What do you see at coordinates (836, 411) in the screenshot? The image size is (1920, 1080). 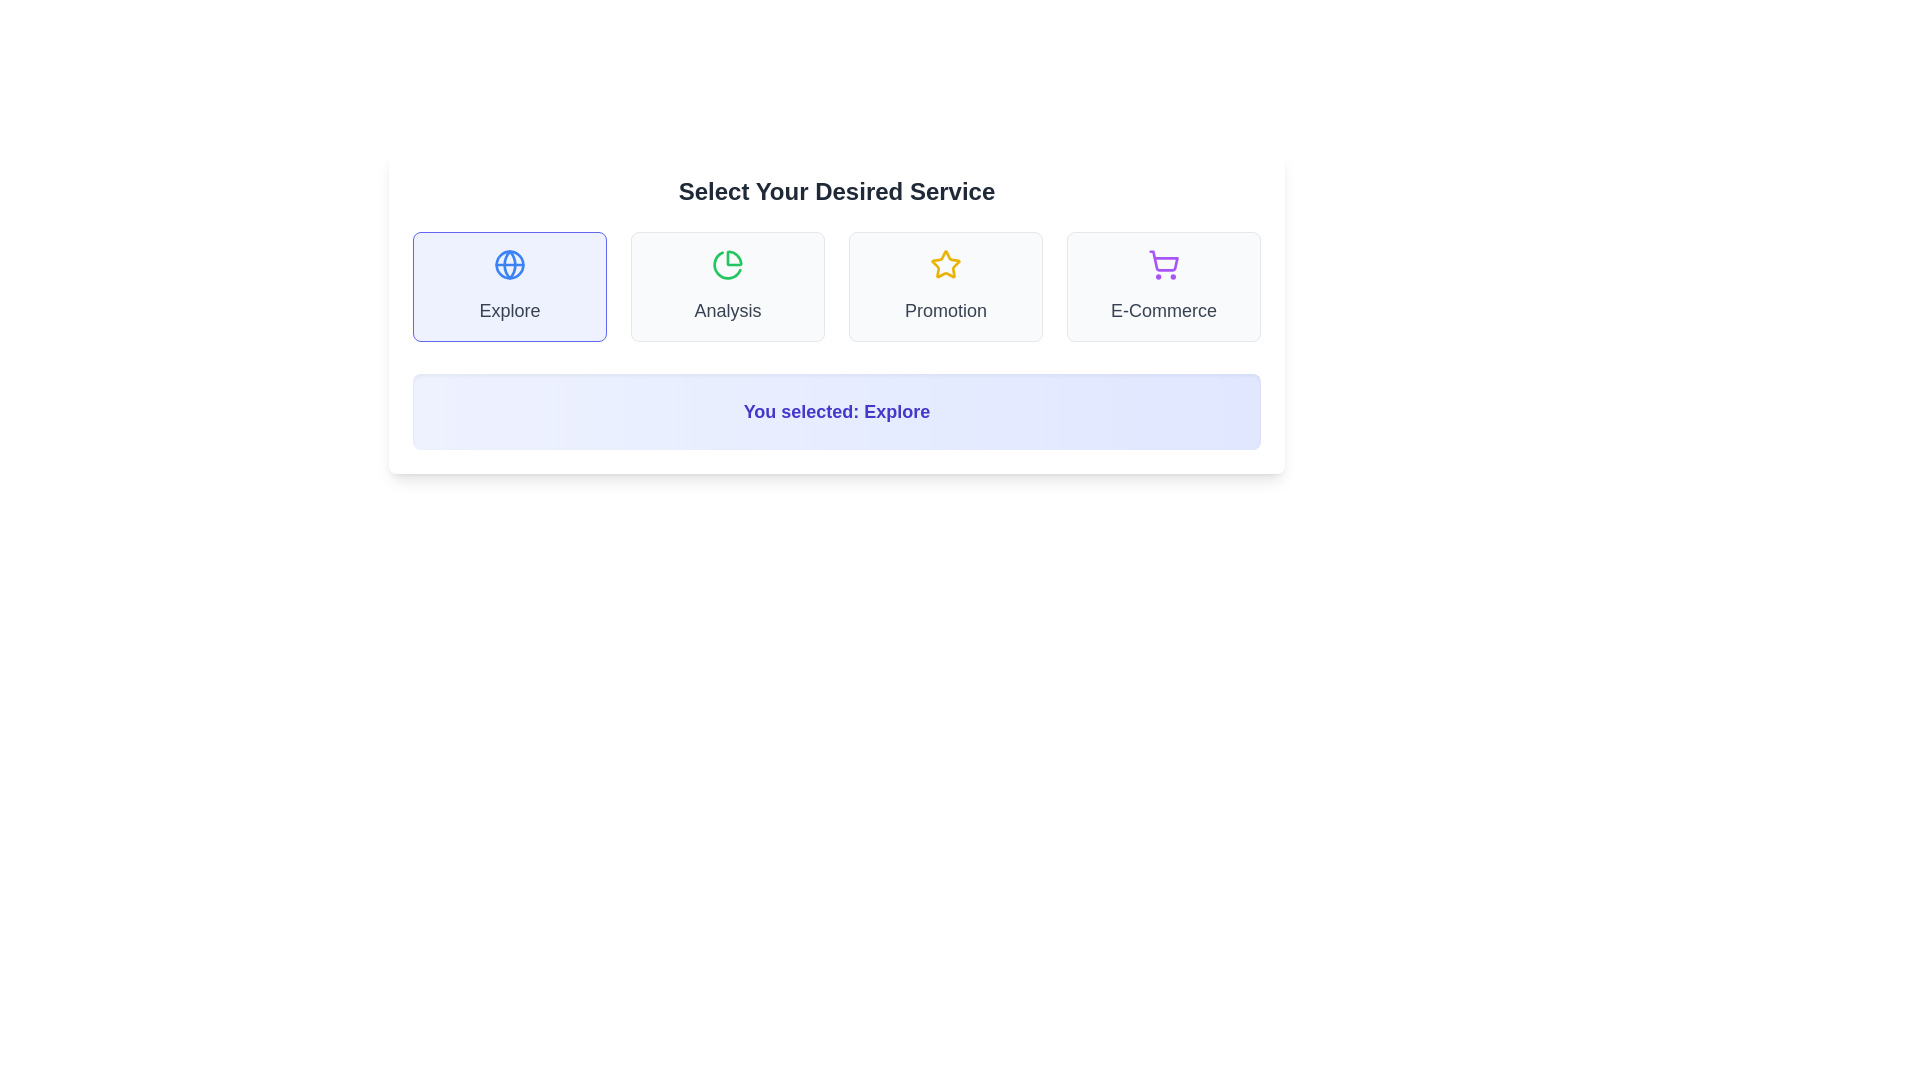 I see `the Text Display Box that confirms the selection of the 'Explore' option, located below 'Select Your Desired Service'` at bounding box center [836, 411].